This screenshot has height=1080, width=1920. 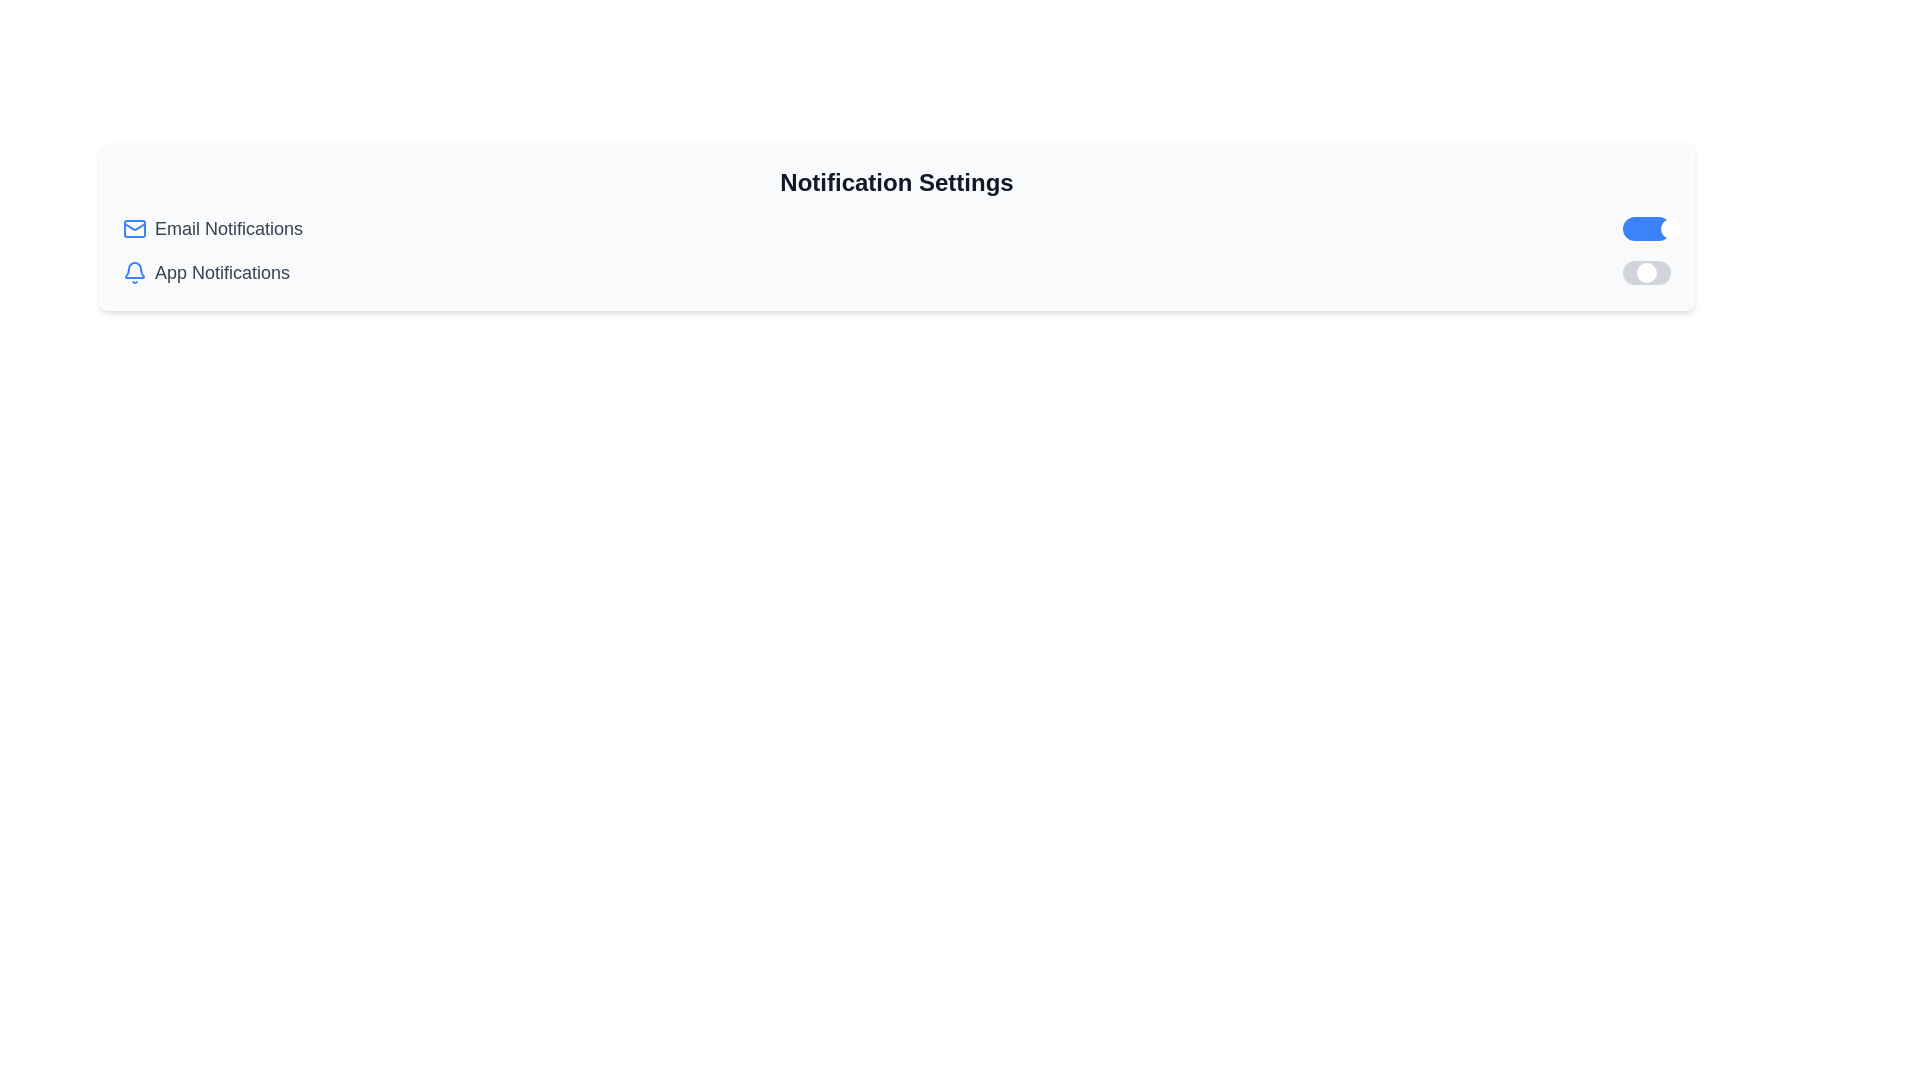 I want to click on the 'Email Notifications' text label, which is styled in a medium-large gray font and is located to the right of a blue mail envelope icon, so click(x=229, y=227).